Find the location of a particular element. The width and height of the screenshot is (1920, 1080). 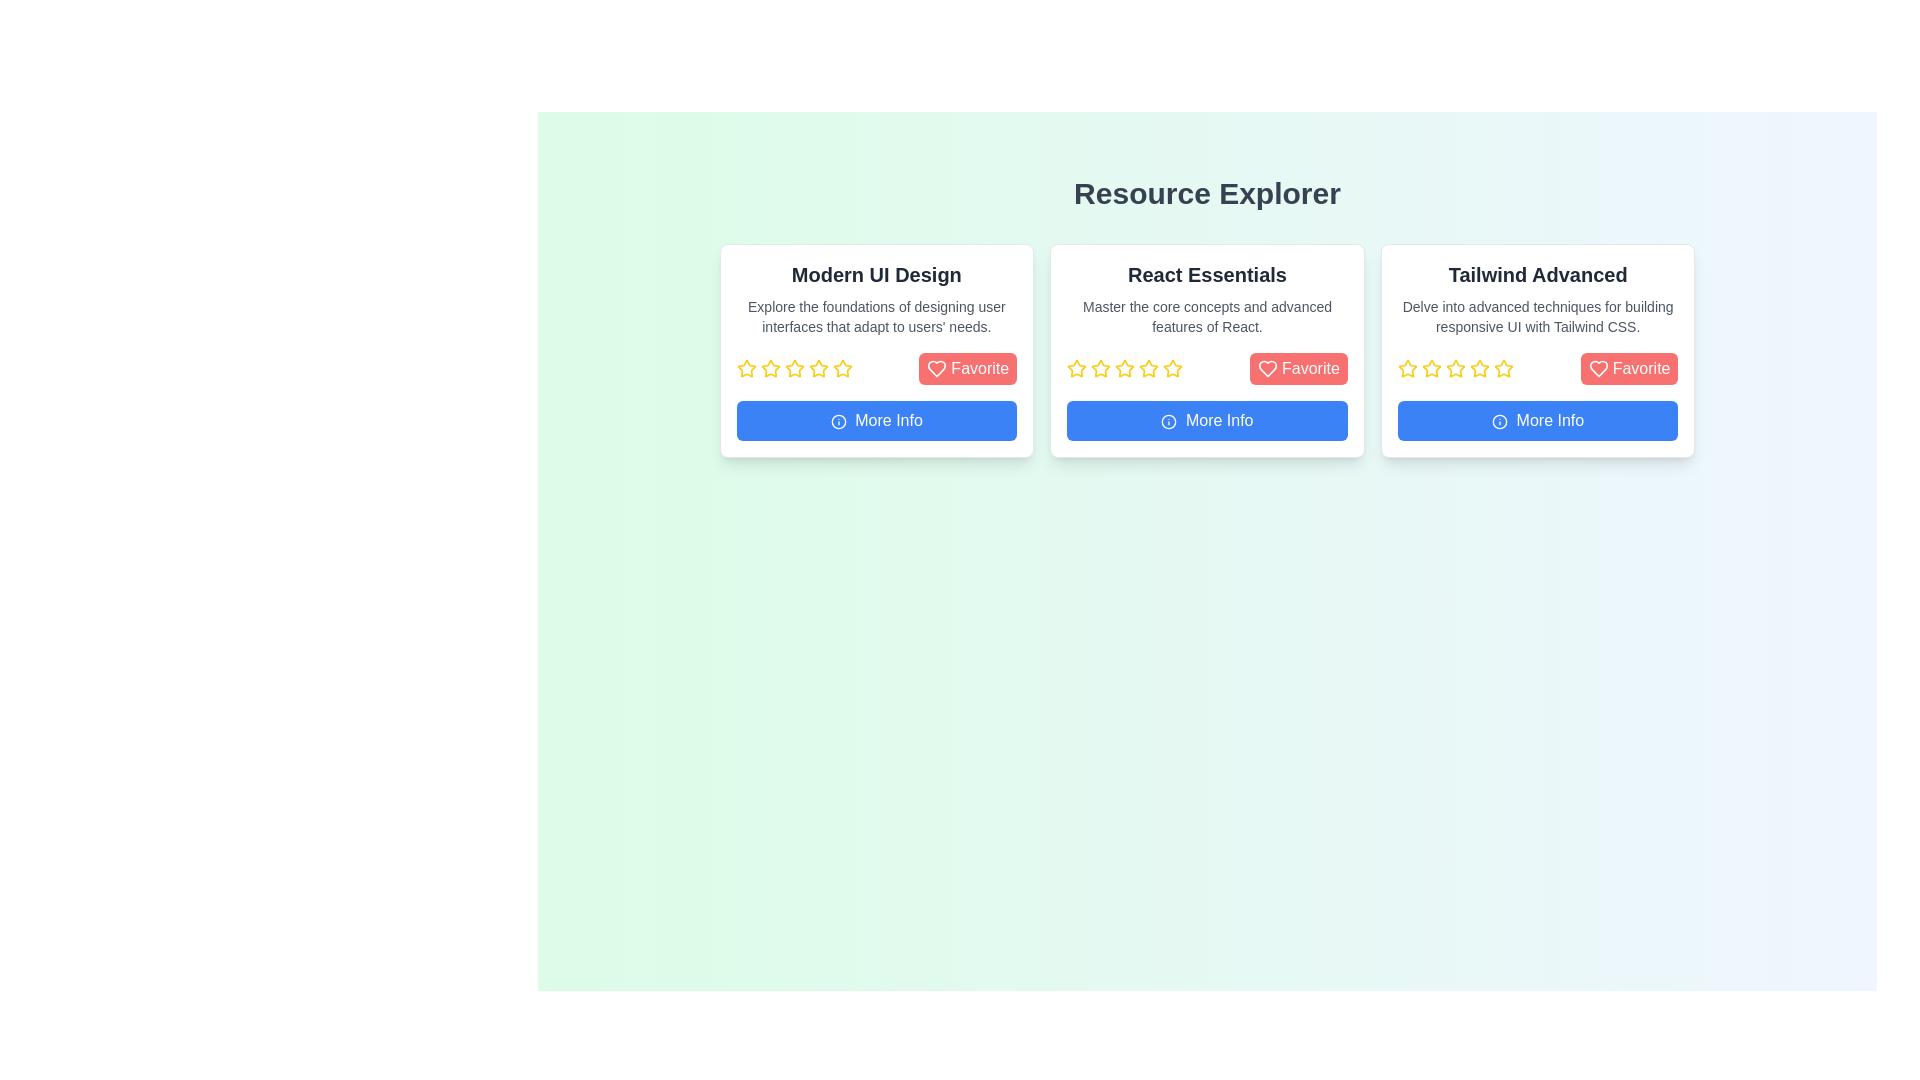

the fifth star icon in the rating section of the 'Tailwind Advanced' card is located at coordinates (1455, 369).